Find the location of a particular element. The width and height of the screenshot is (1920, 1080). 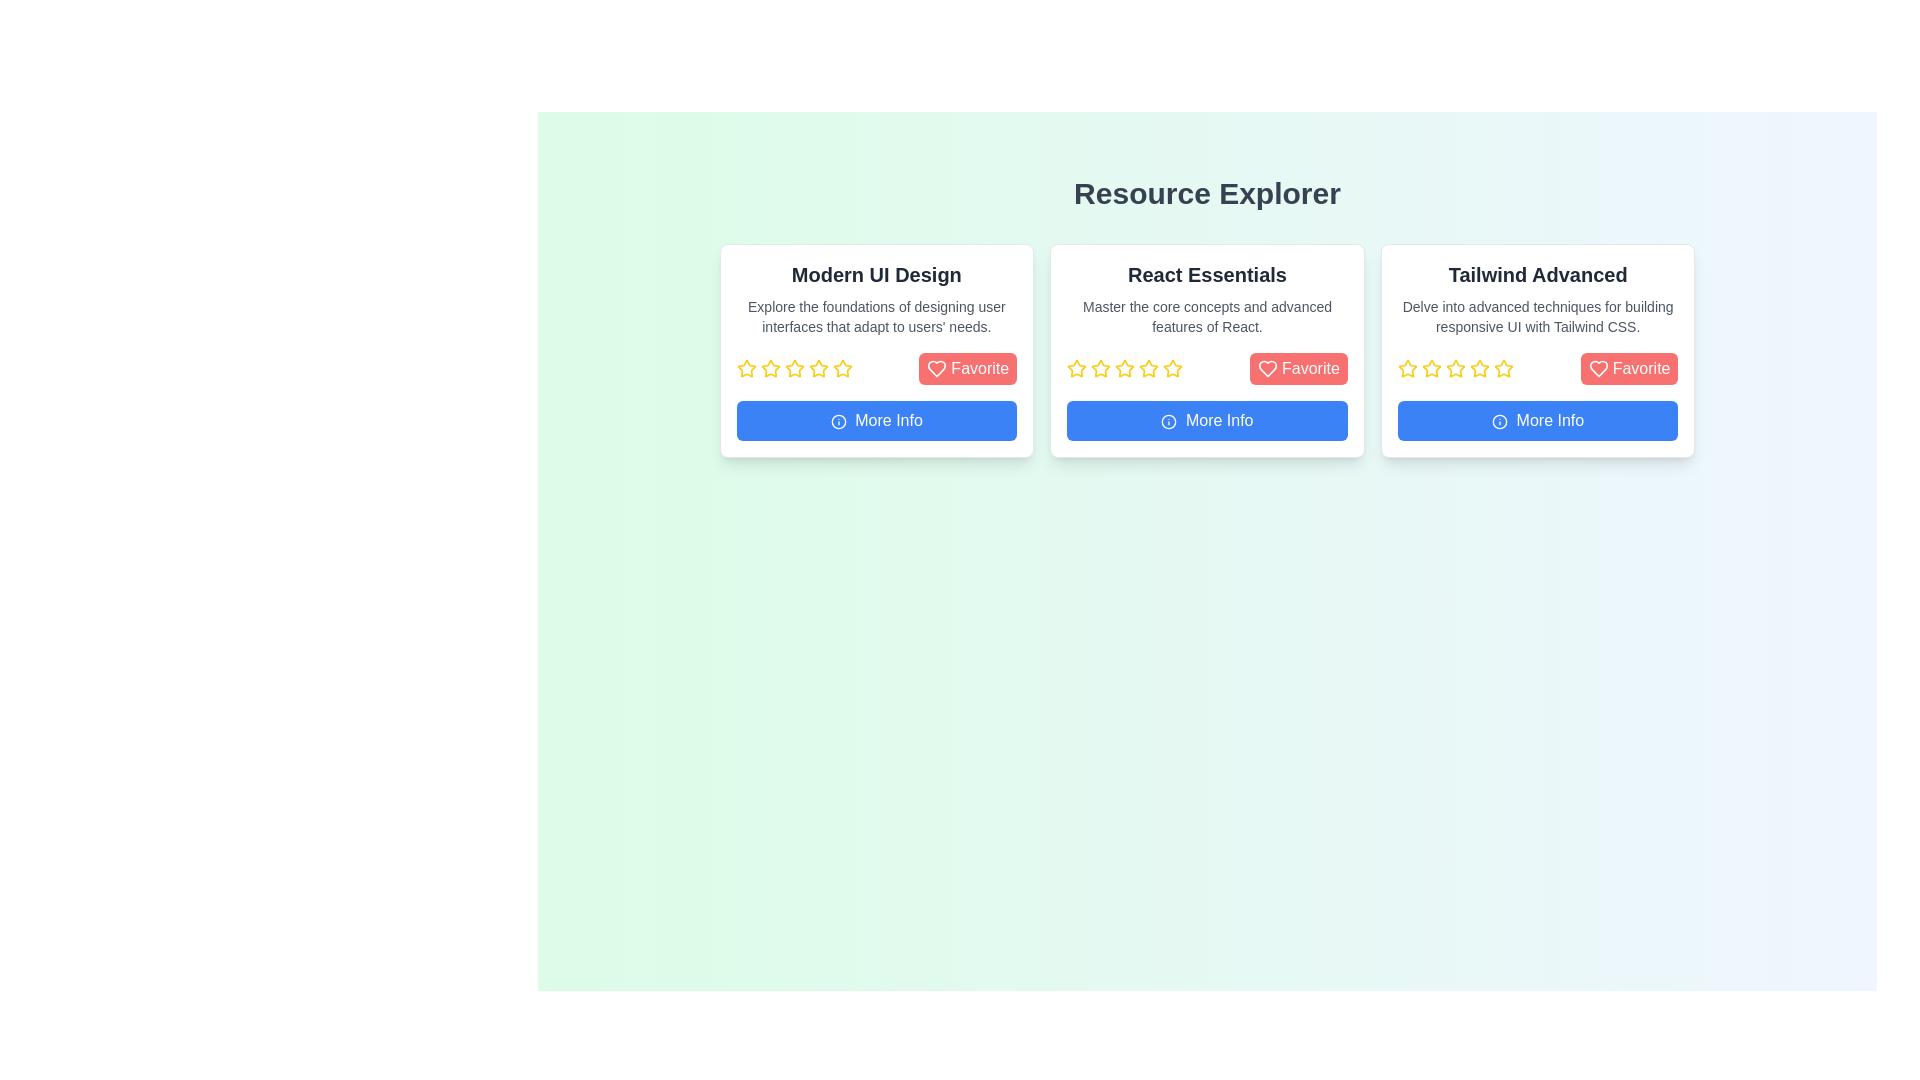

the fifth star icon in the rating section of the 'Tailwind Advanced' card is located at coordinates (1455, 369).